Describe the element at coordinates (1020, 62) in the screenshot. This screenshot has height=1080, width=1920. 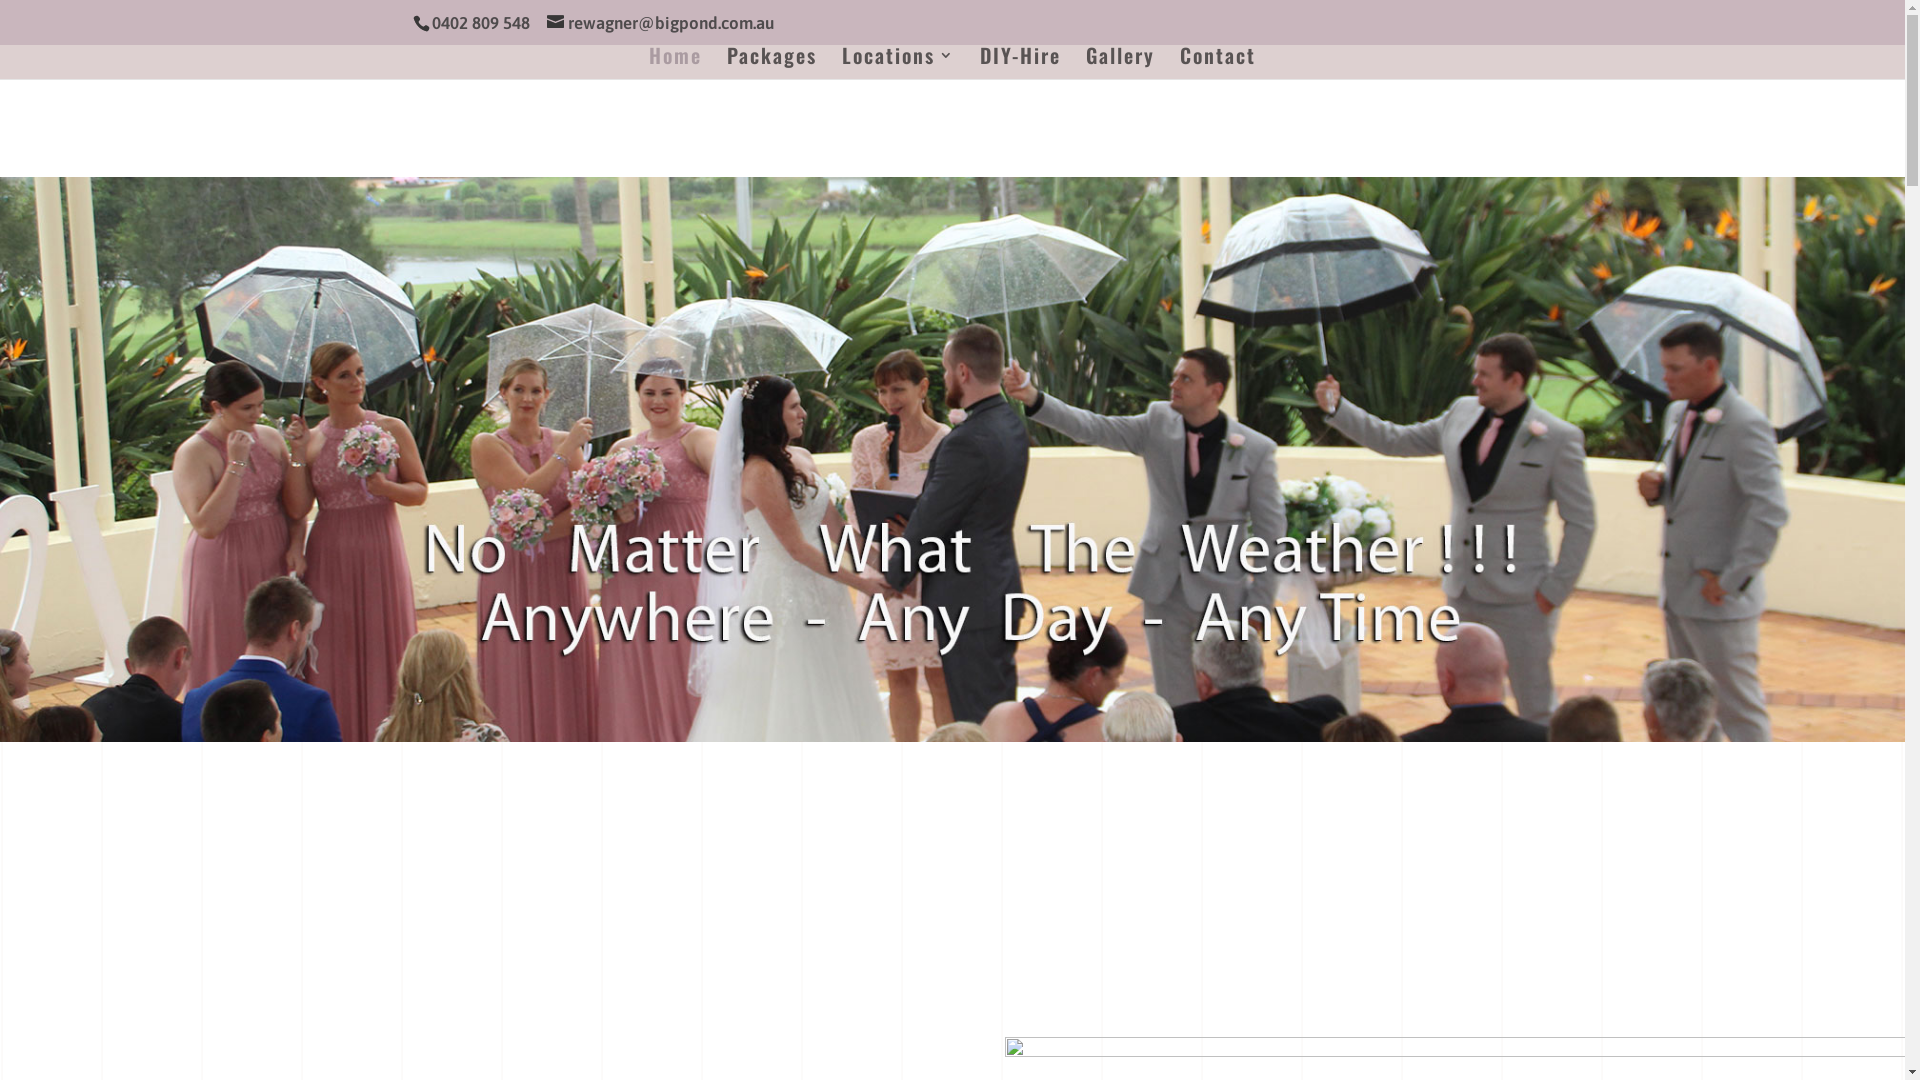
I see `'DIY-Hire'` at that location.